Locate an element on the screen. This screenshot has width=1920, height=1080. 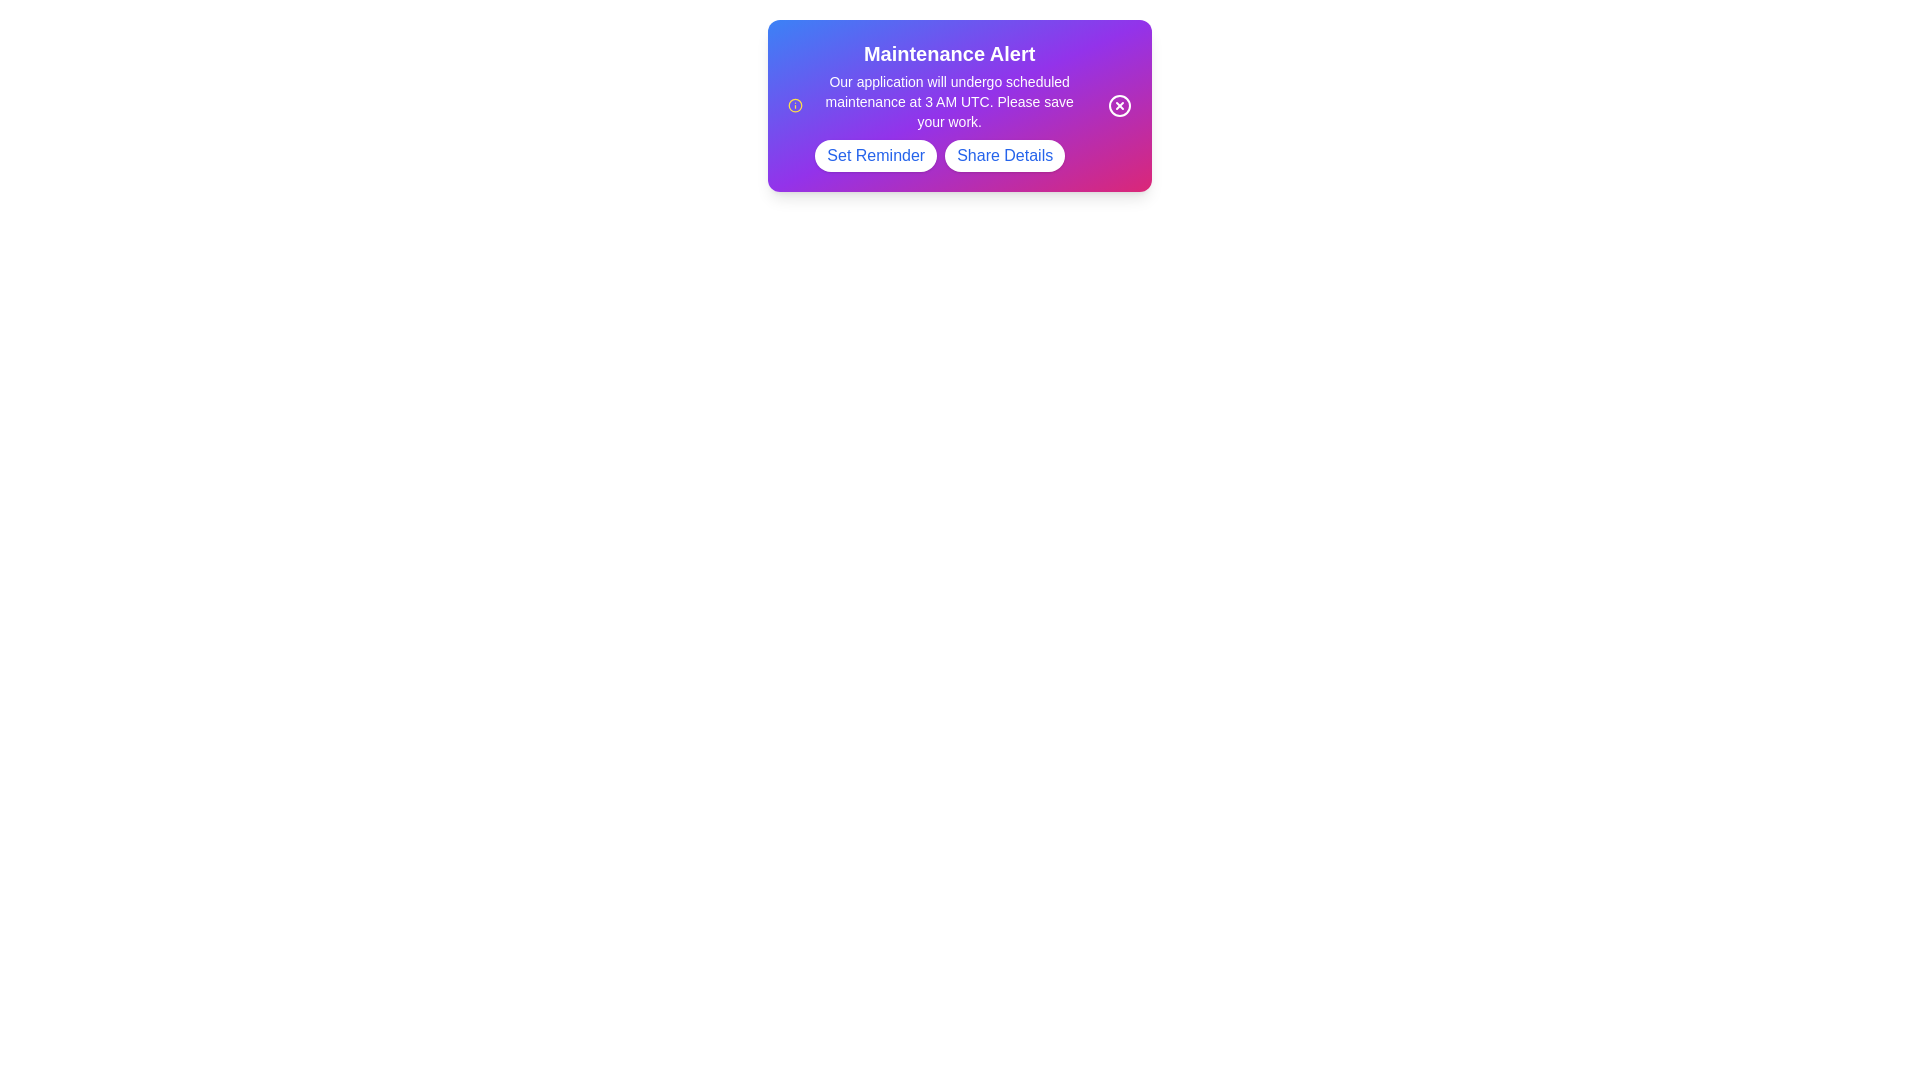
the 'Set Reminder' button to trigger the reminder action is located at coordinates (875, 154).